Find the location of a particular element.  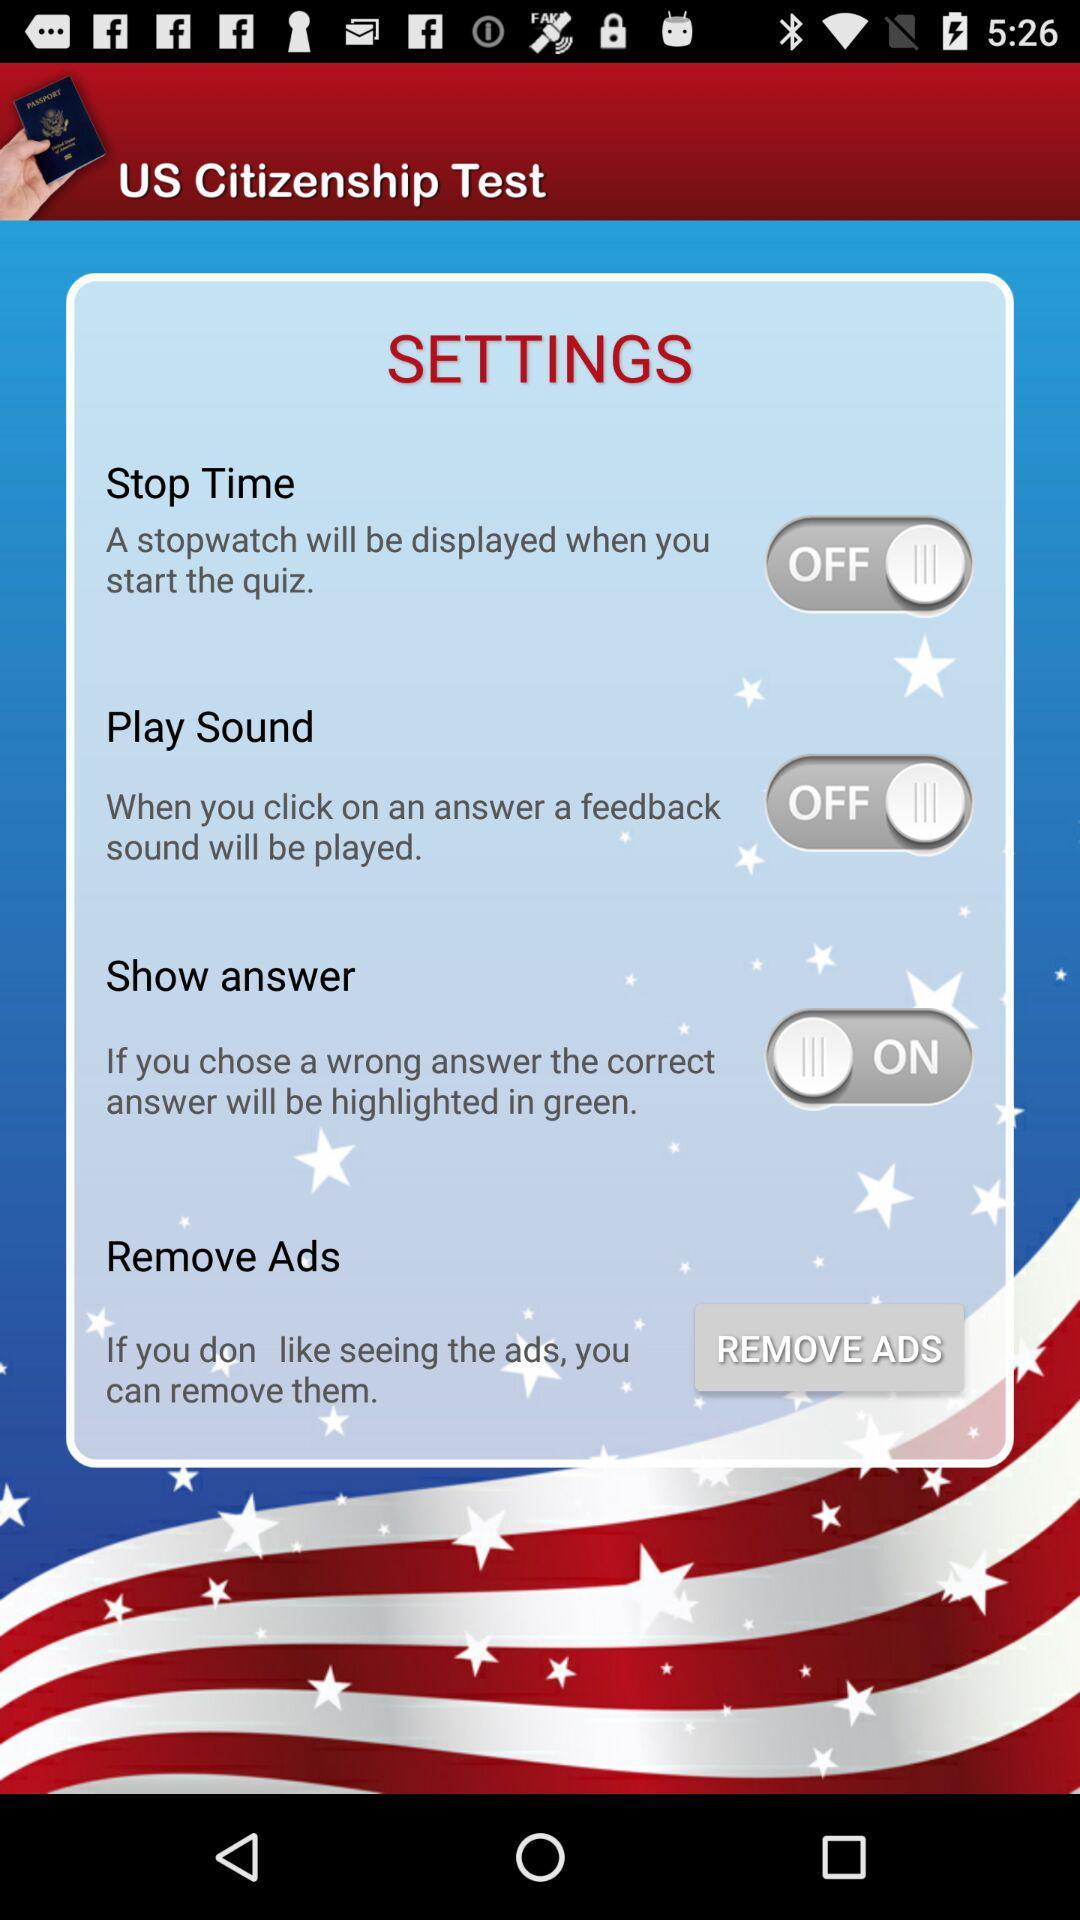

stop time is located at coordinates (868, 565).